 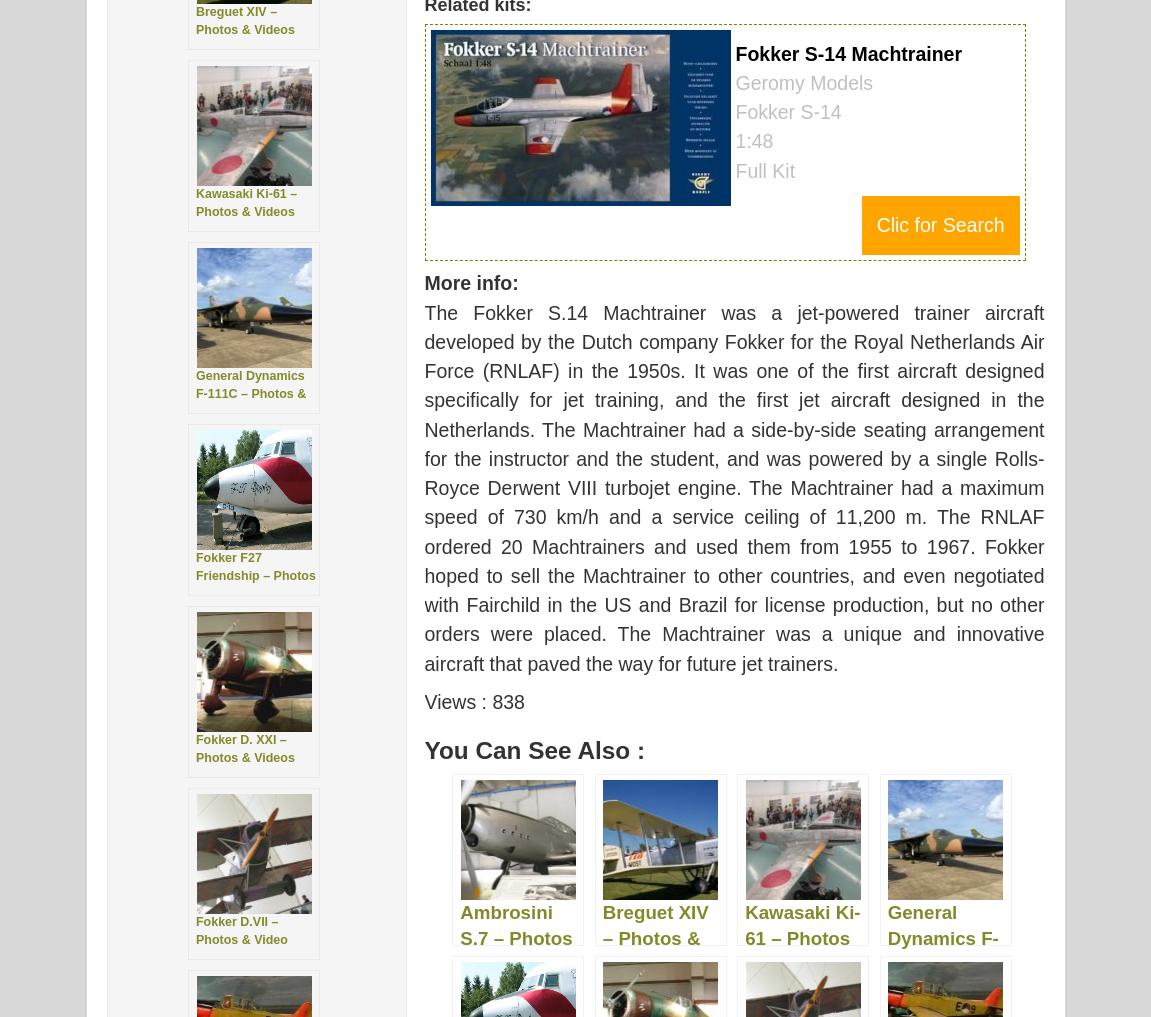 What do you see at coordinates (472, 700) in the screenshot?
I see `'Views : 838'` at bounding box center [472, 700].